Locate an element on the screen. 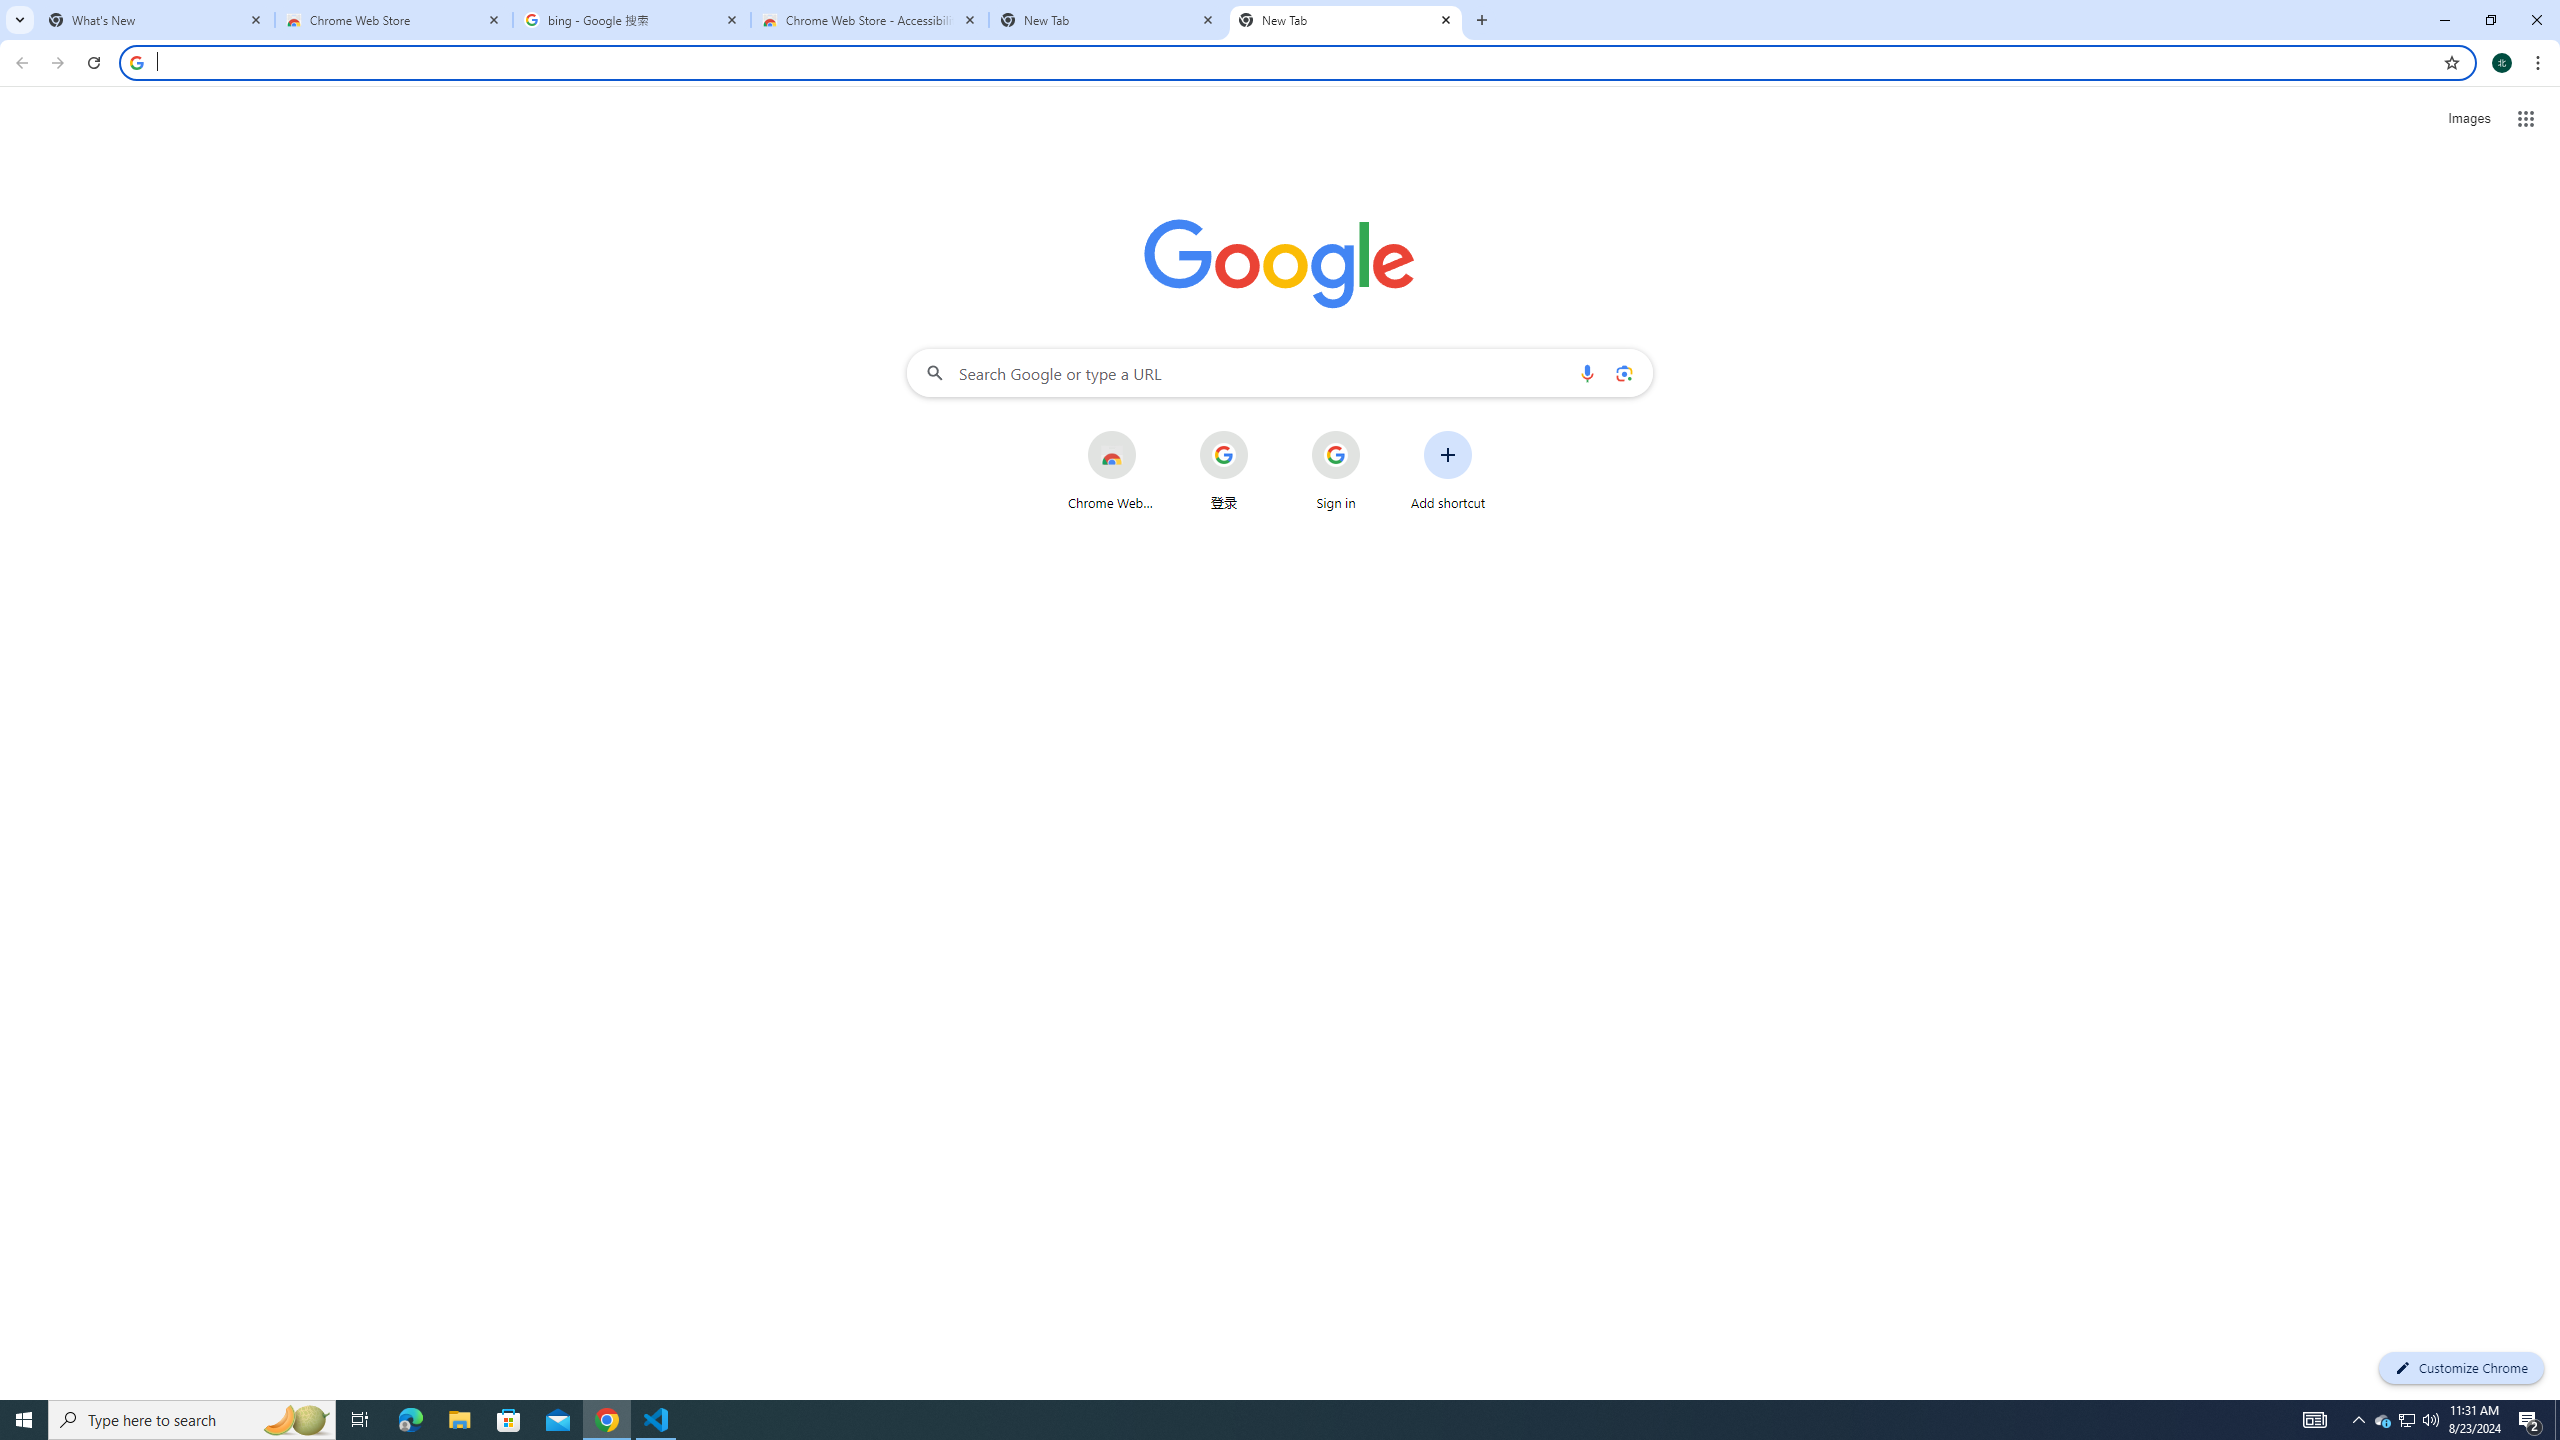 The height and width of the screenshot is (1440, 2560). 'Customize Chrome' is located at coordinates (2461, 1367).